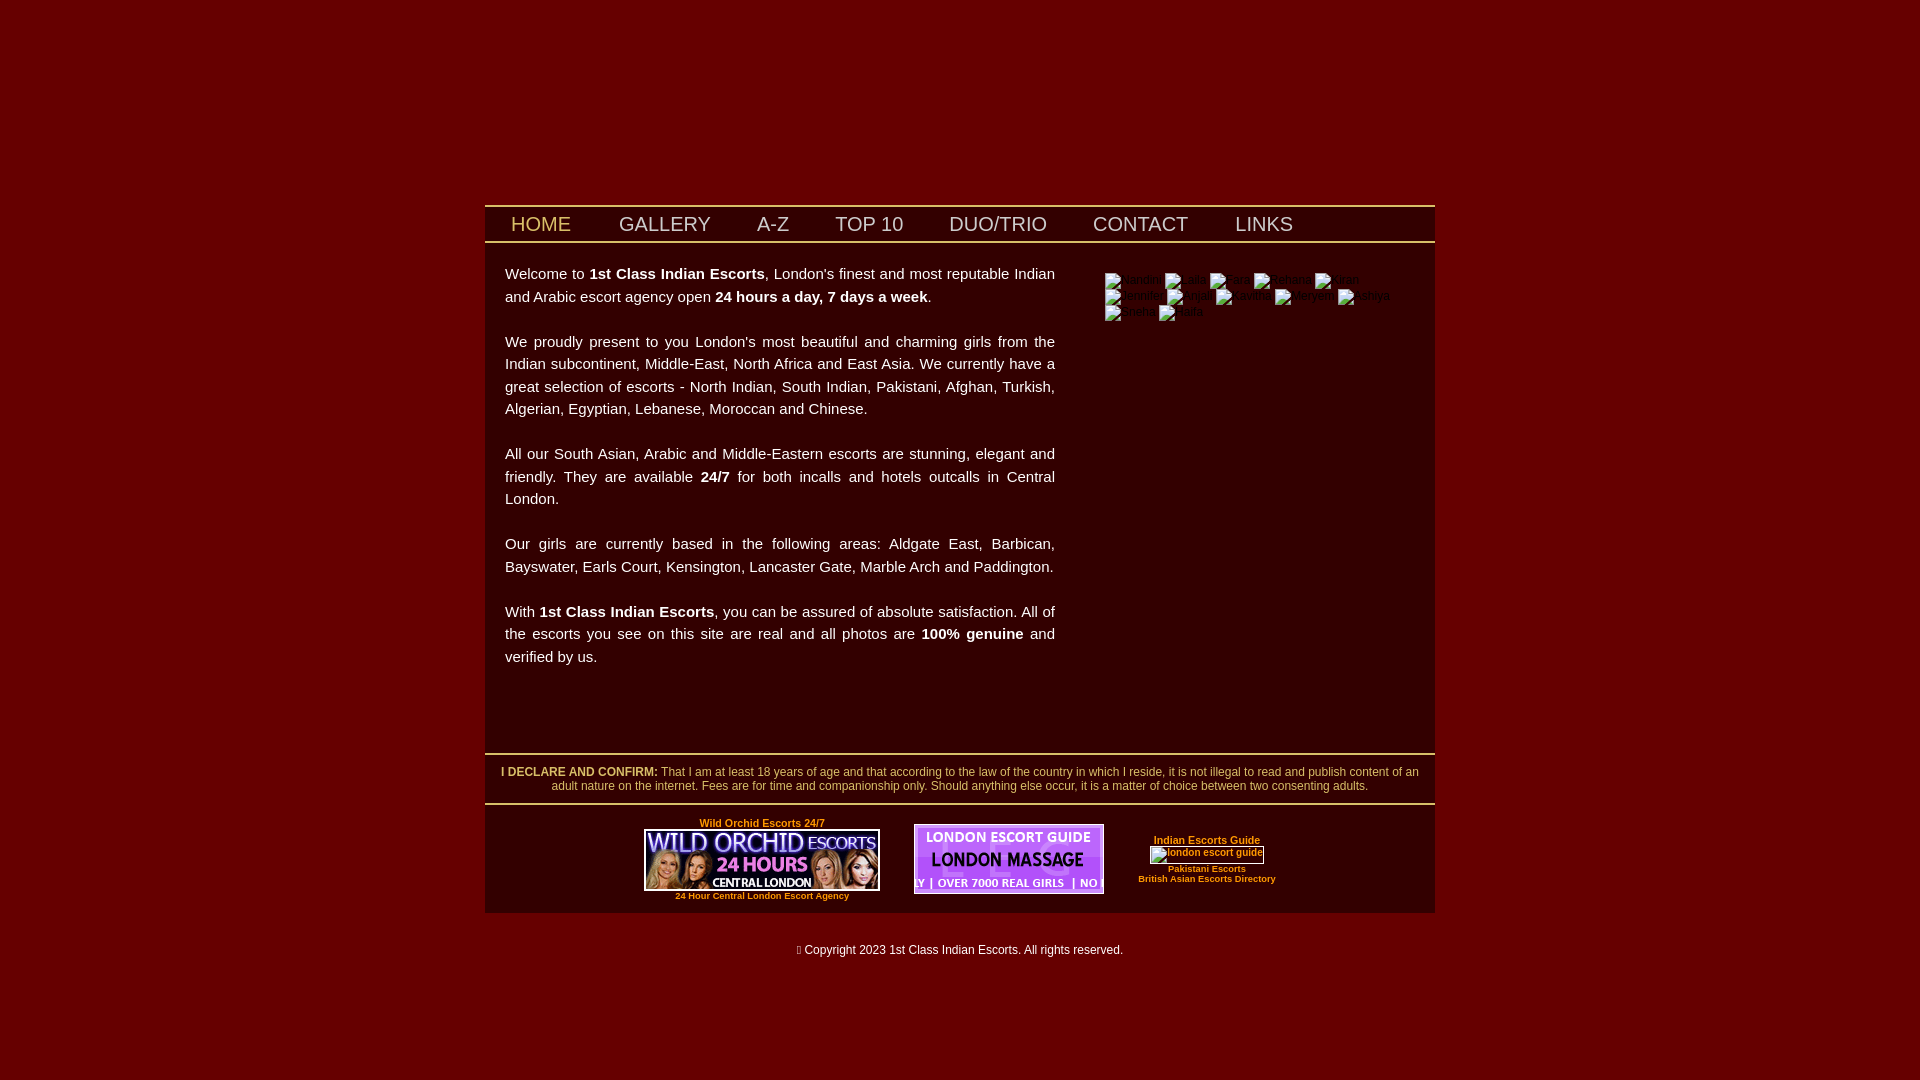 The image size is (1920, 1080). What do you see at coordinates (925, 225) in the screenshot?
I see `'DUO/TRIO'` at bounding box center [925, 225].